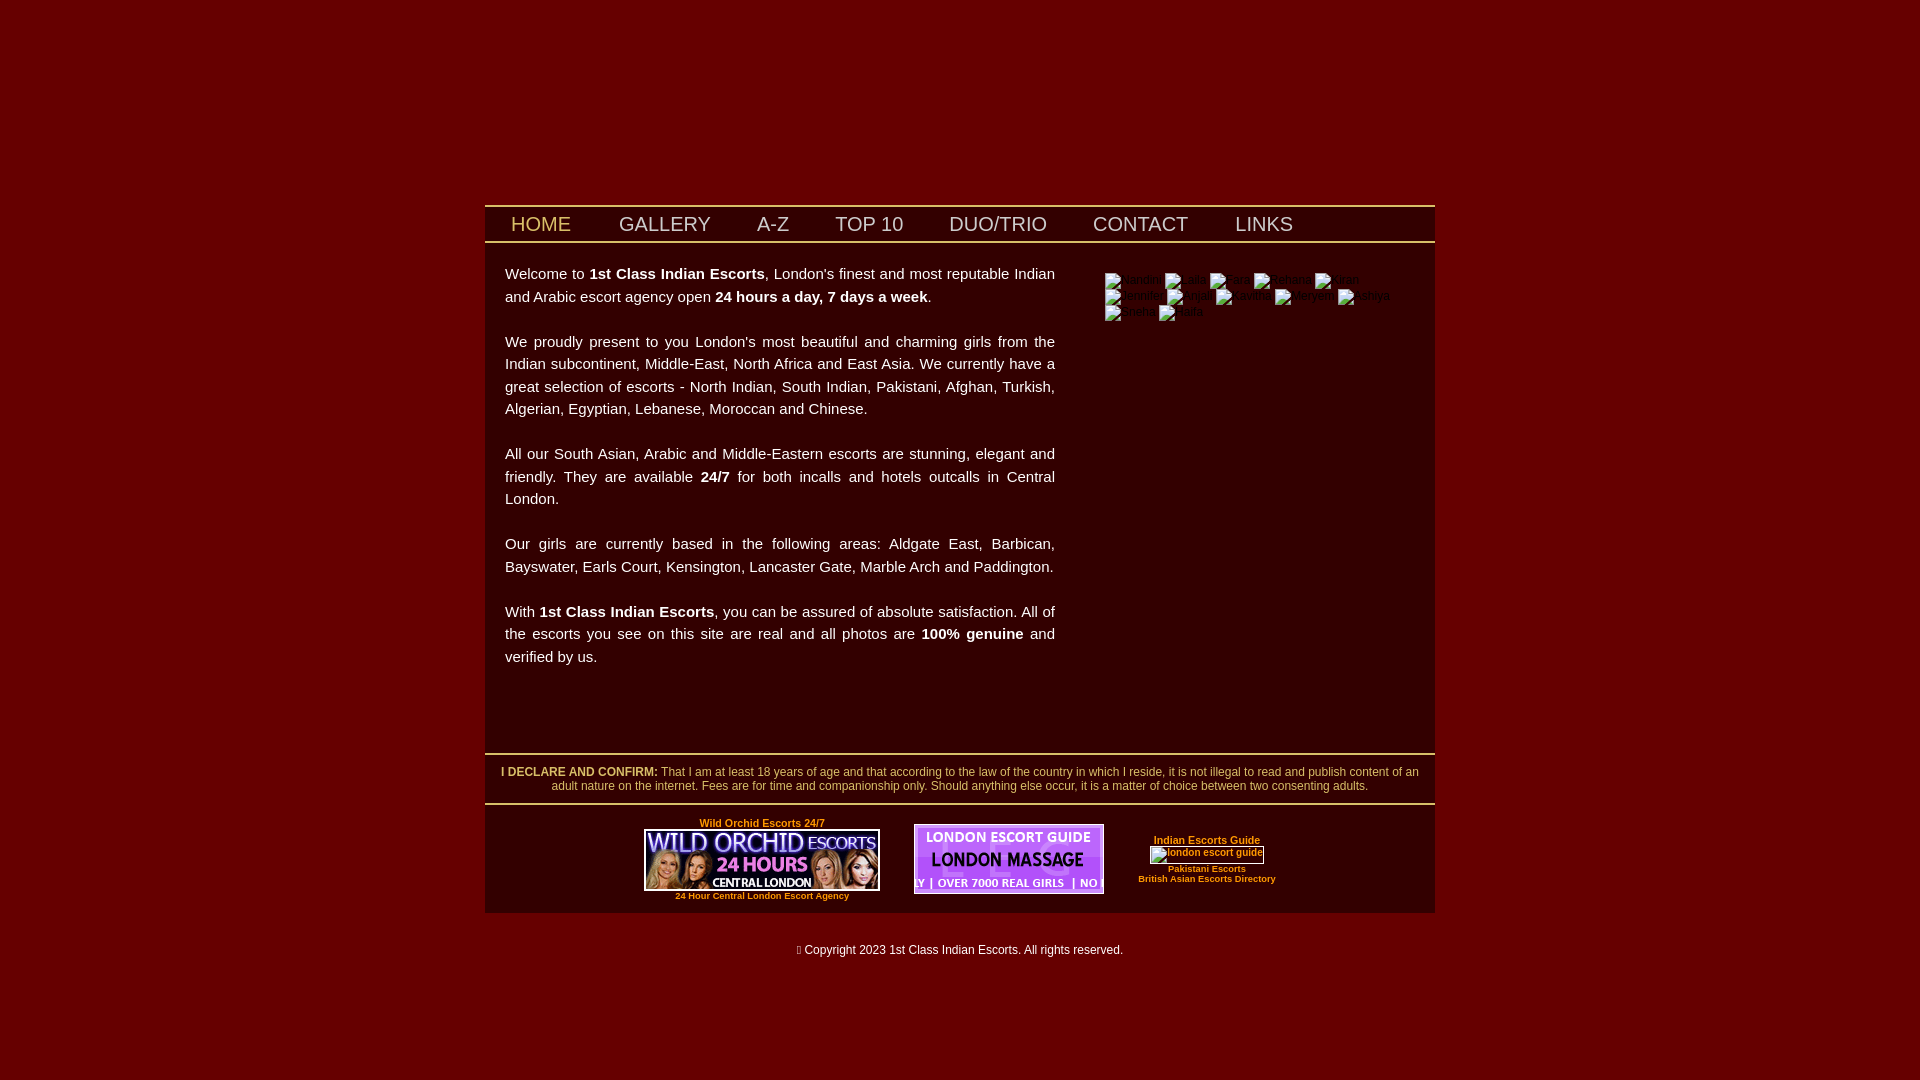 The image size is (1920, 1080). What do you see at coordinates (925, 225) in the screenshot?
I see `'DUO/TRIO'` at bounding box center [925, 225].